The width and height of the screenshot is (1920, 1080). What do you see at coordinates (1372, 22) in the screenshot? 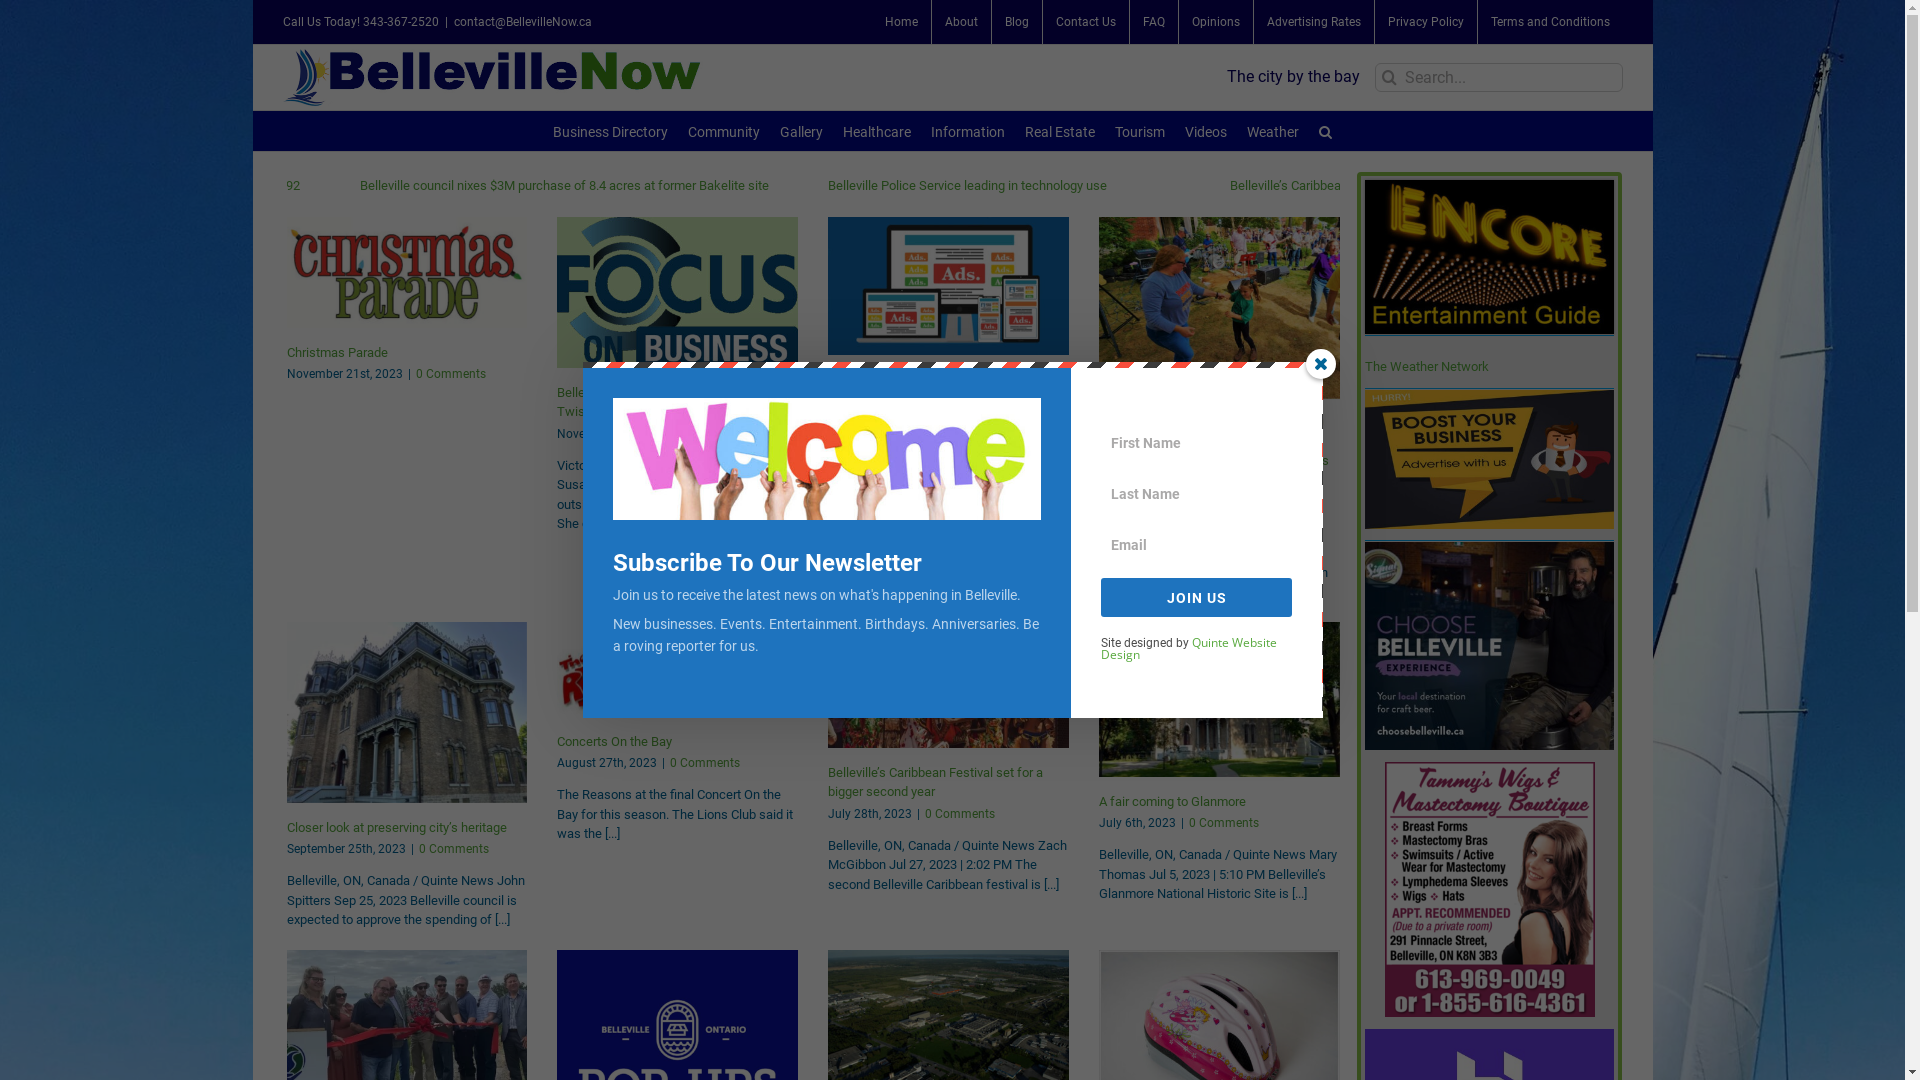
I see `'Privacy Policy'` at bounding box center [1372, 22].